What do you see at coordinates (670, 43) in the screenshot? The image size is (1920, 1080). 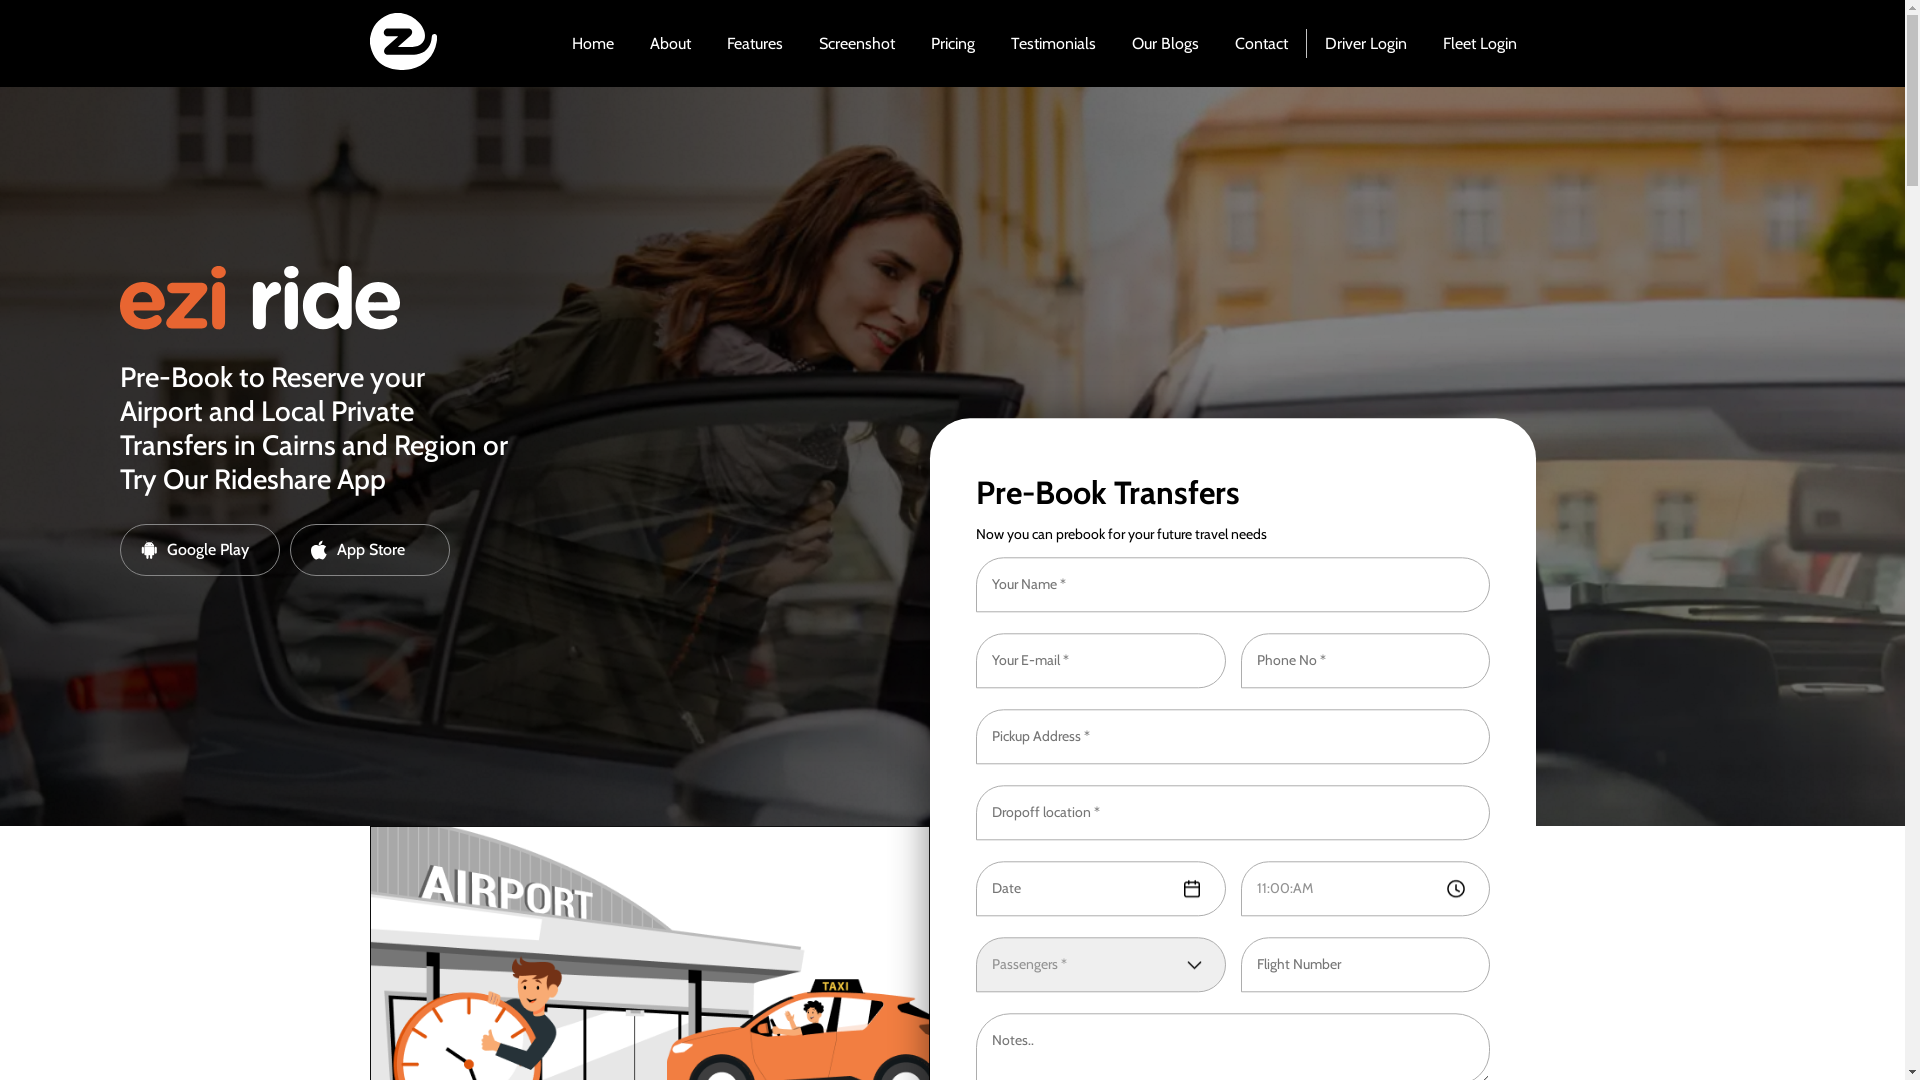 I see `'About'` at bounding box center [670, 43].